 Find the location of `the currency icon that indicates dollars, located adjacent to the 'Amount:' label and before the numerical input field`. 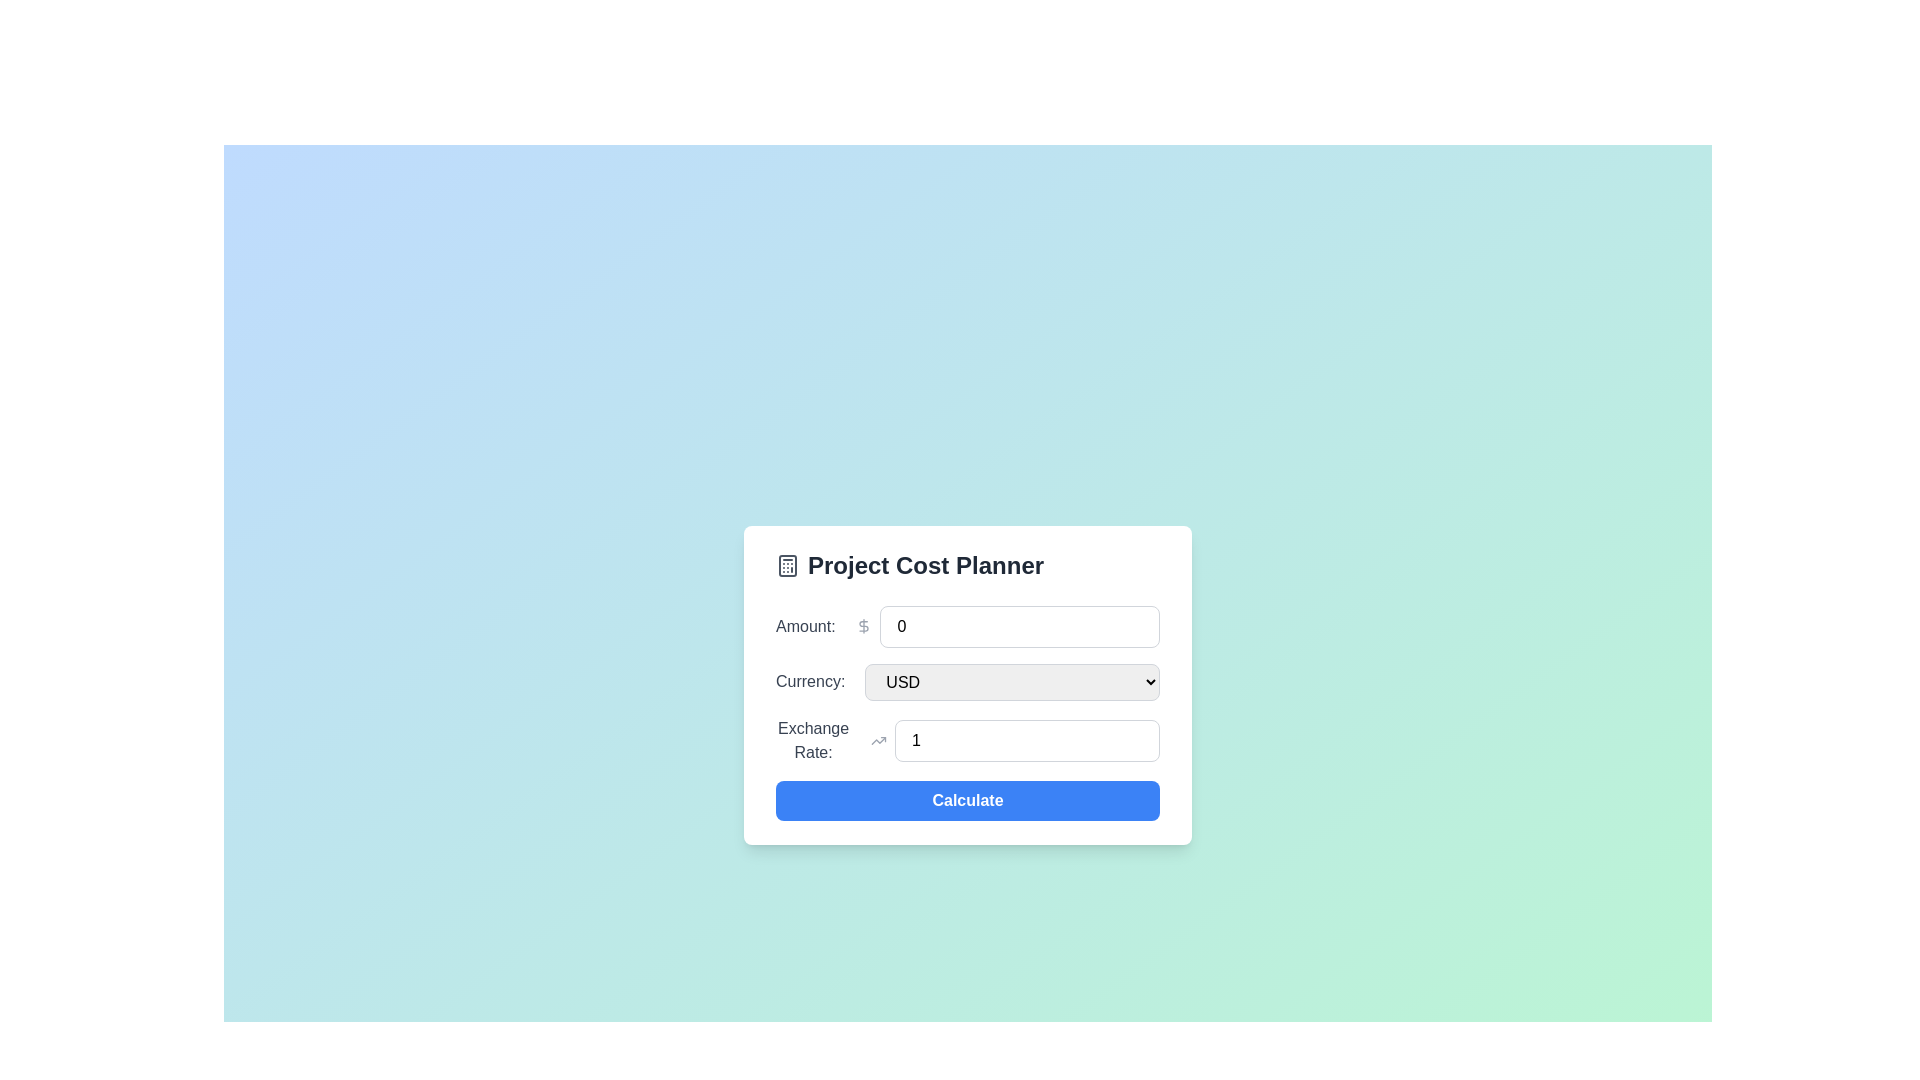

the currency icon that indicates dollars, located adjacent to the 'Amount:' label and before the numerical input field is located at coordinates (864, 625).